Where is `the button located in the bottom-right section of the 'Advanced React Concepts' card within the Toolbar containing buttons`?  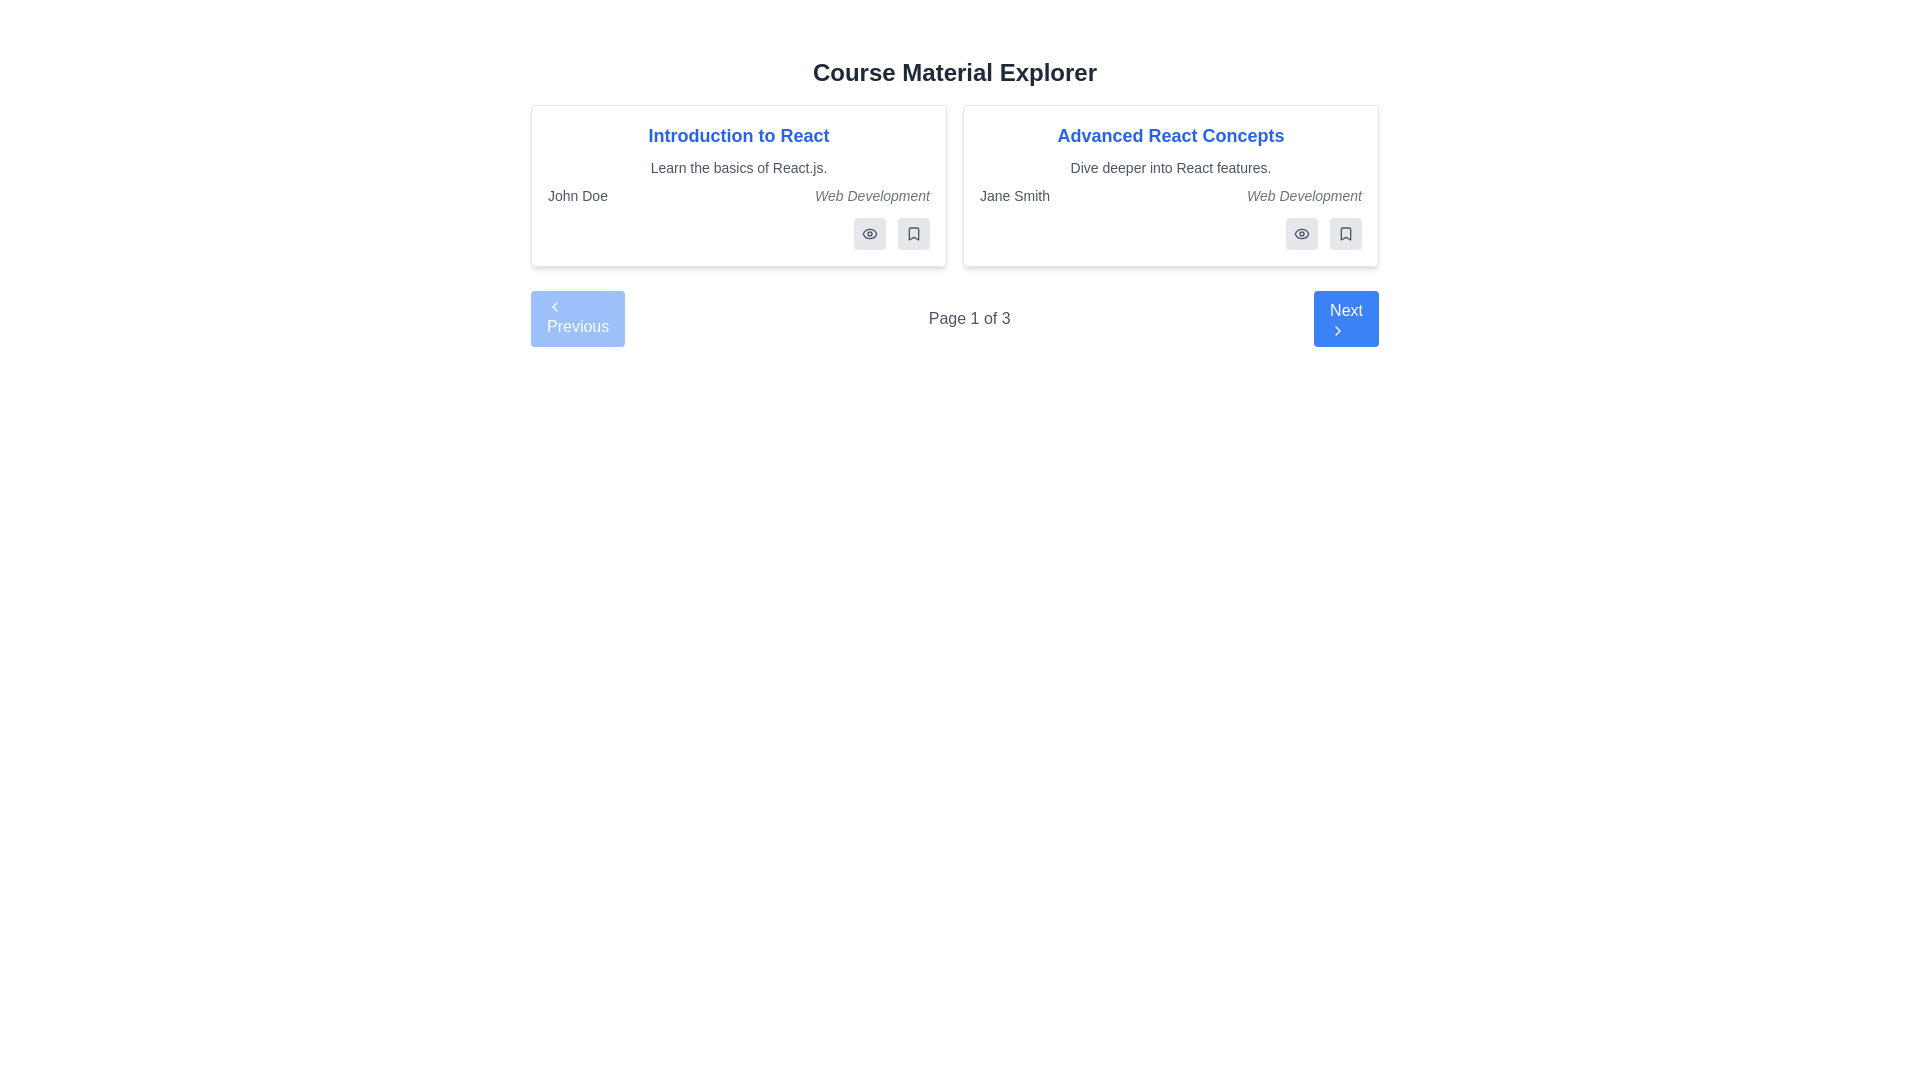
the button located in the bottom-right section of the 'Advanced React Concepts' card within the Toolbar containing buttons is located at coordinates (1171, 233).